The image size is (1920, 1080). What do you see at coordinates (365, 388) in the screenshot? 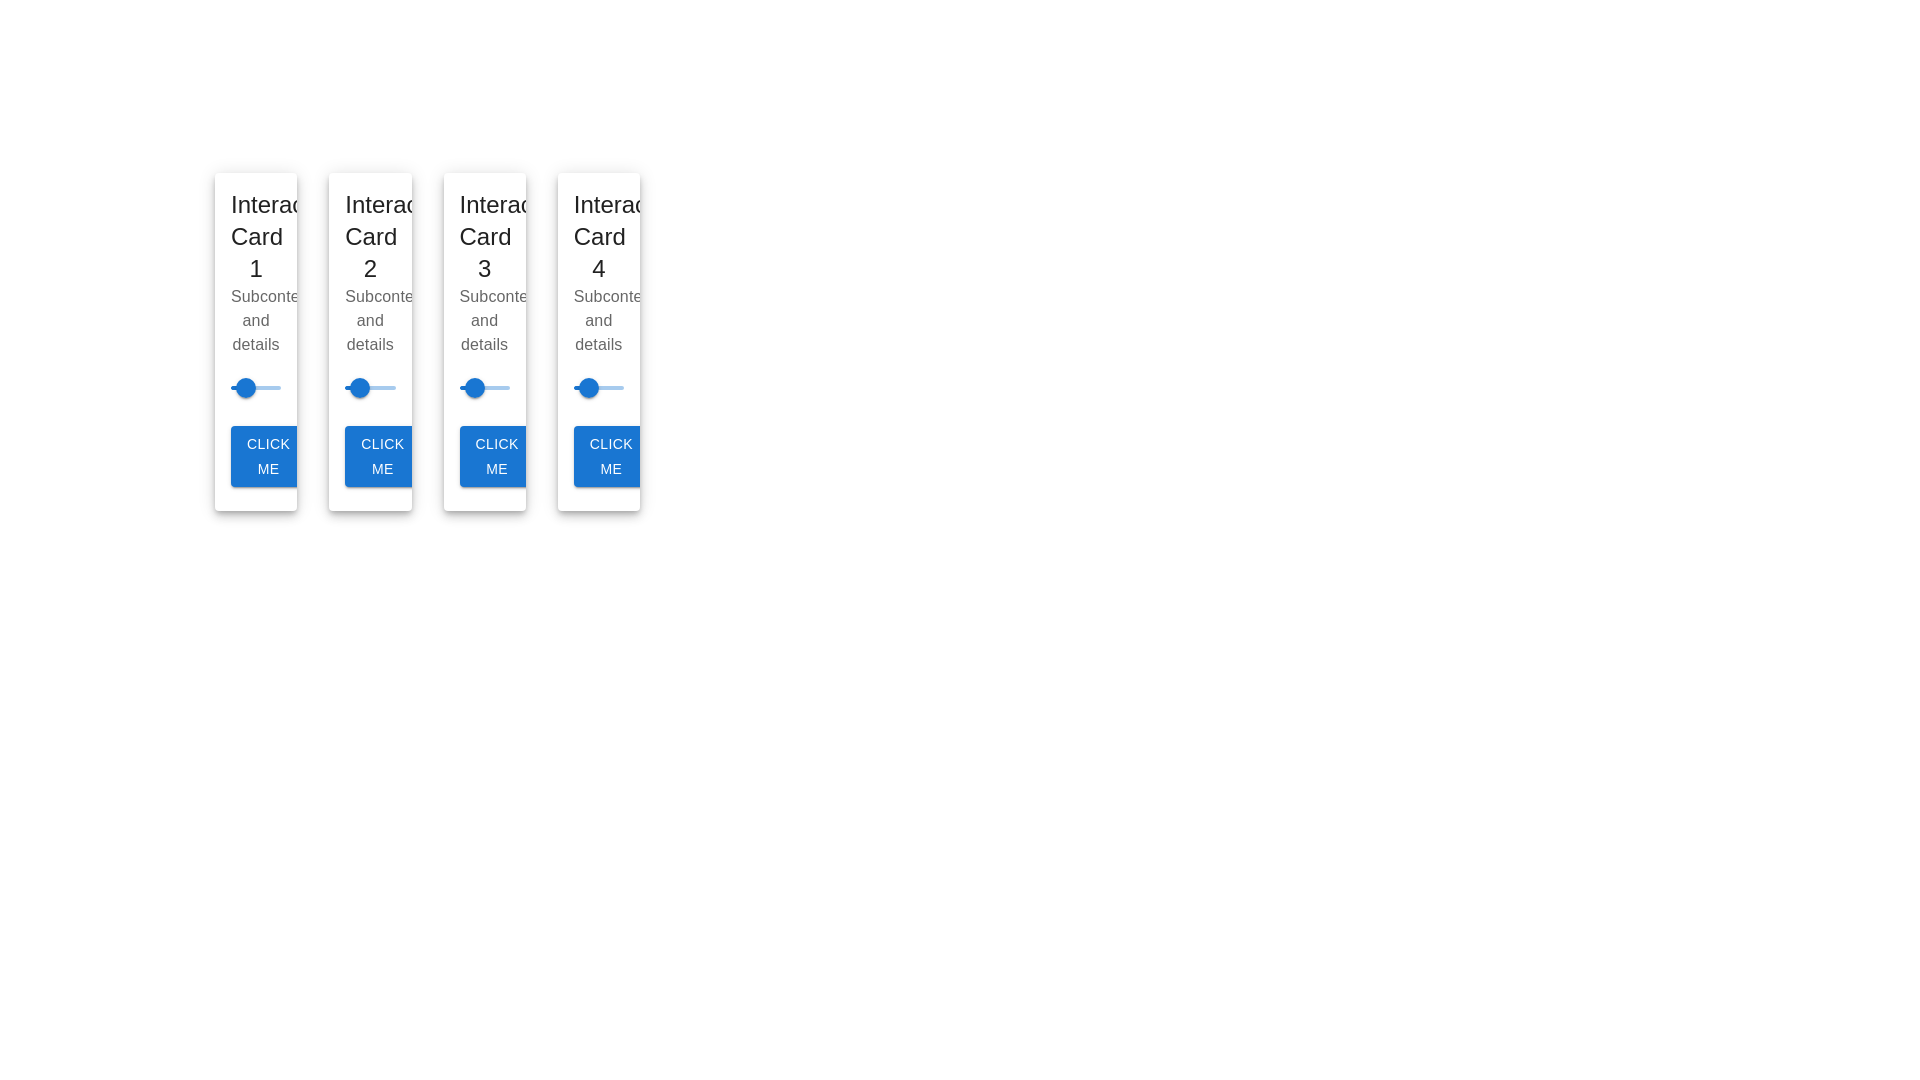
I see `the slider` at bounding box center [365, 388].